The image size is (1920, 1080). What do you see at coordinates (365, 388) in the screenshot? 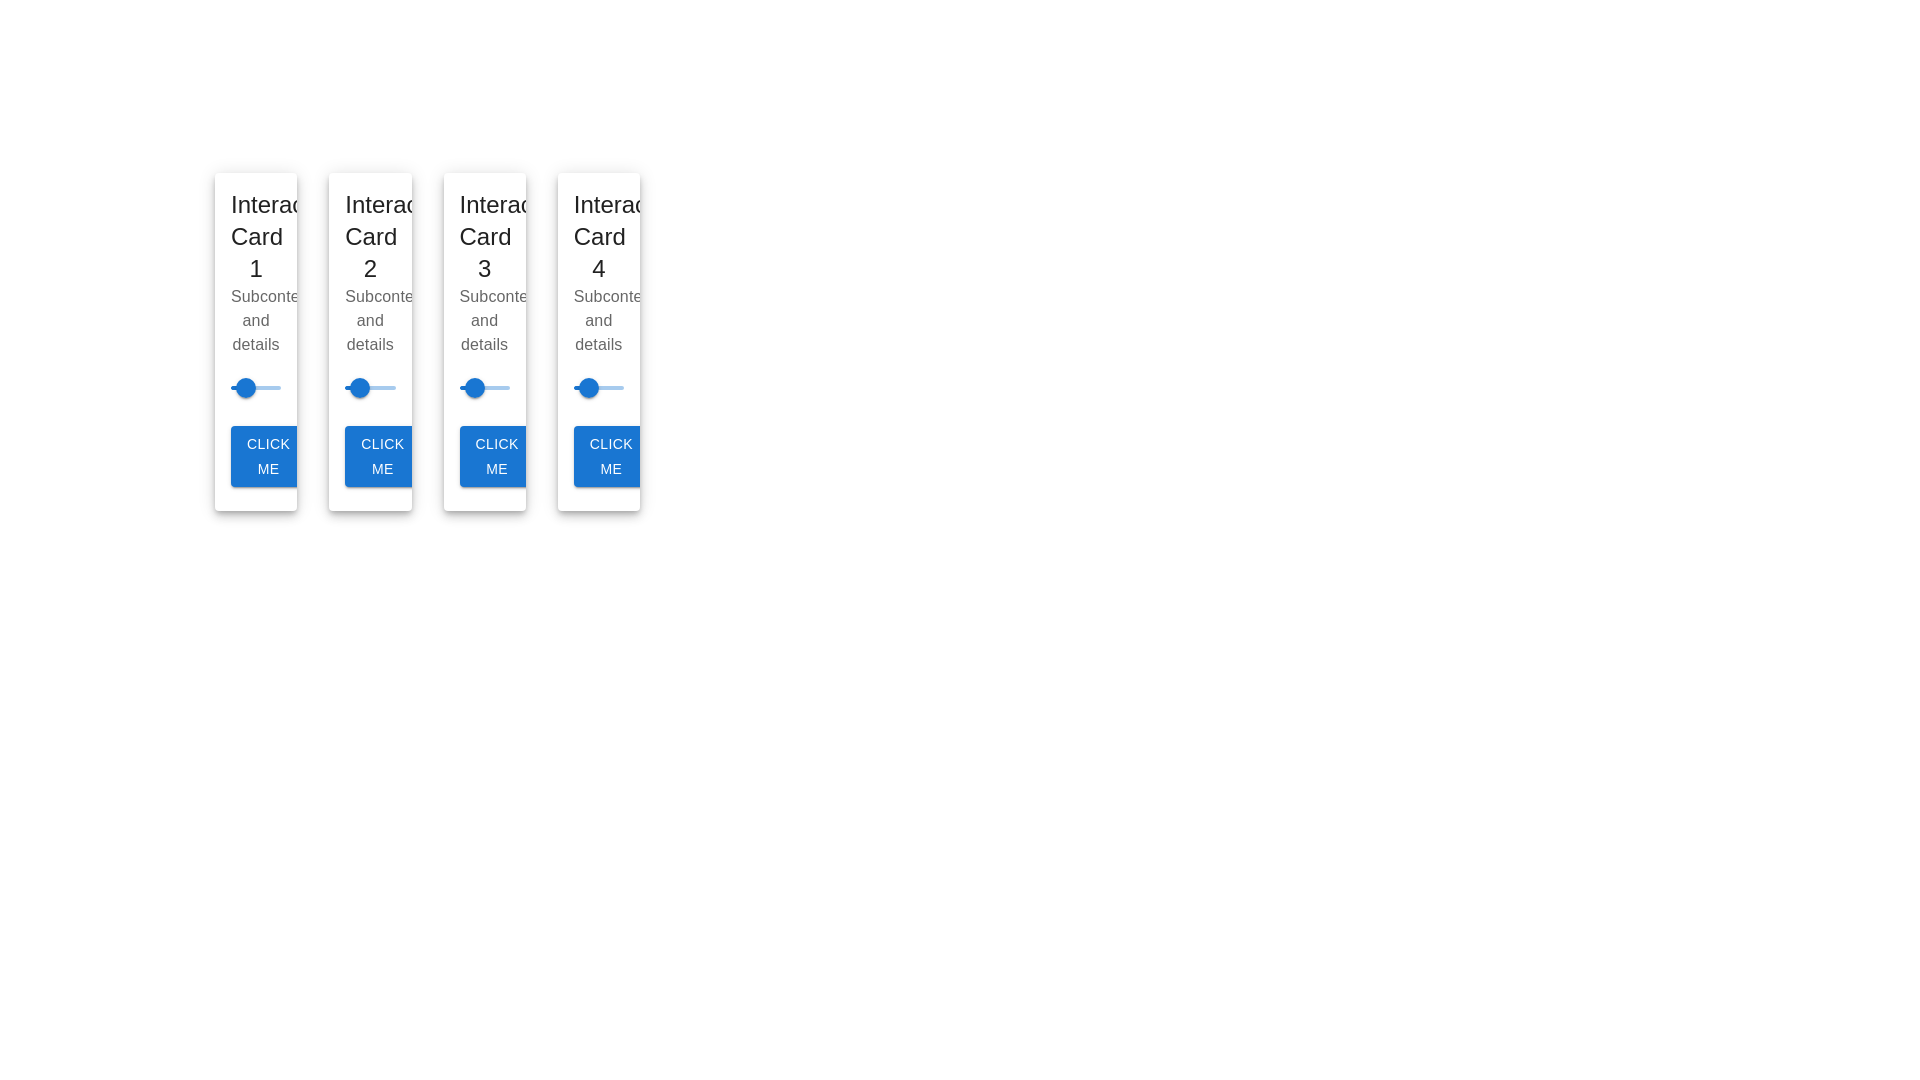
I see `the slider` at bounding box center [365, 388].